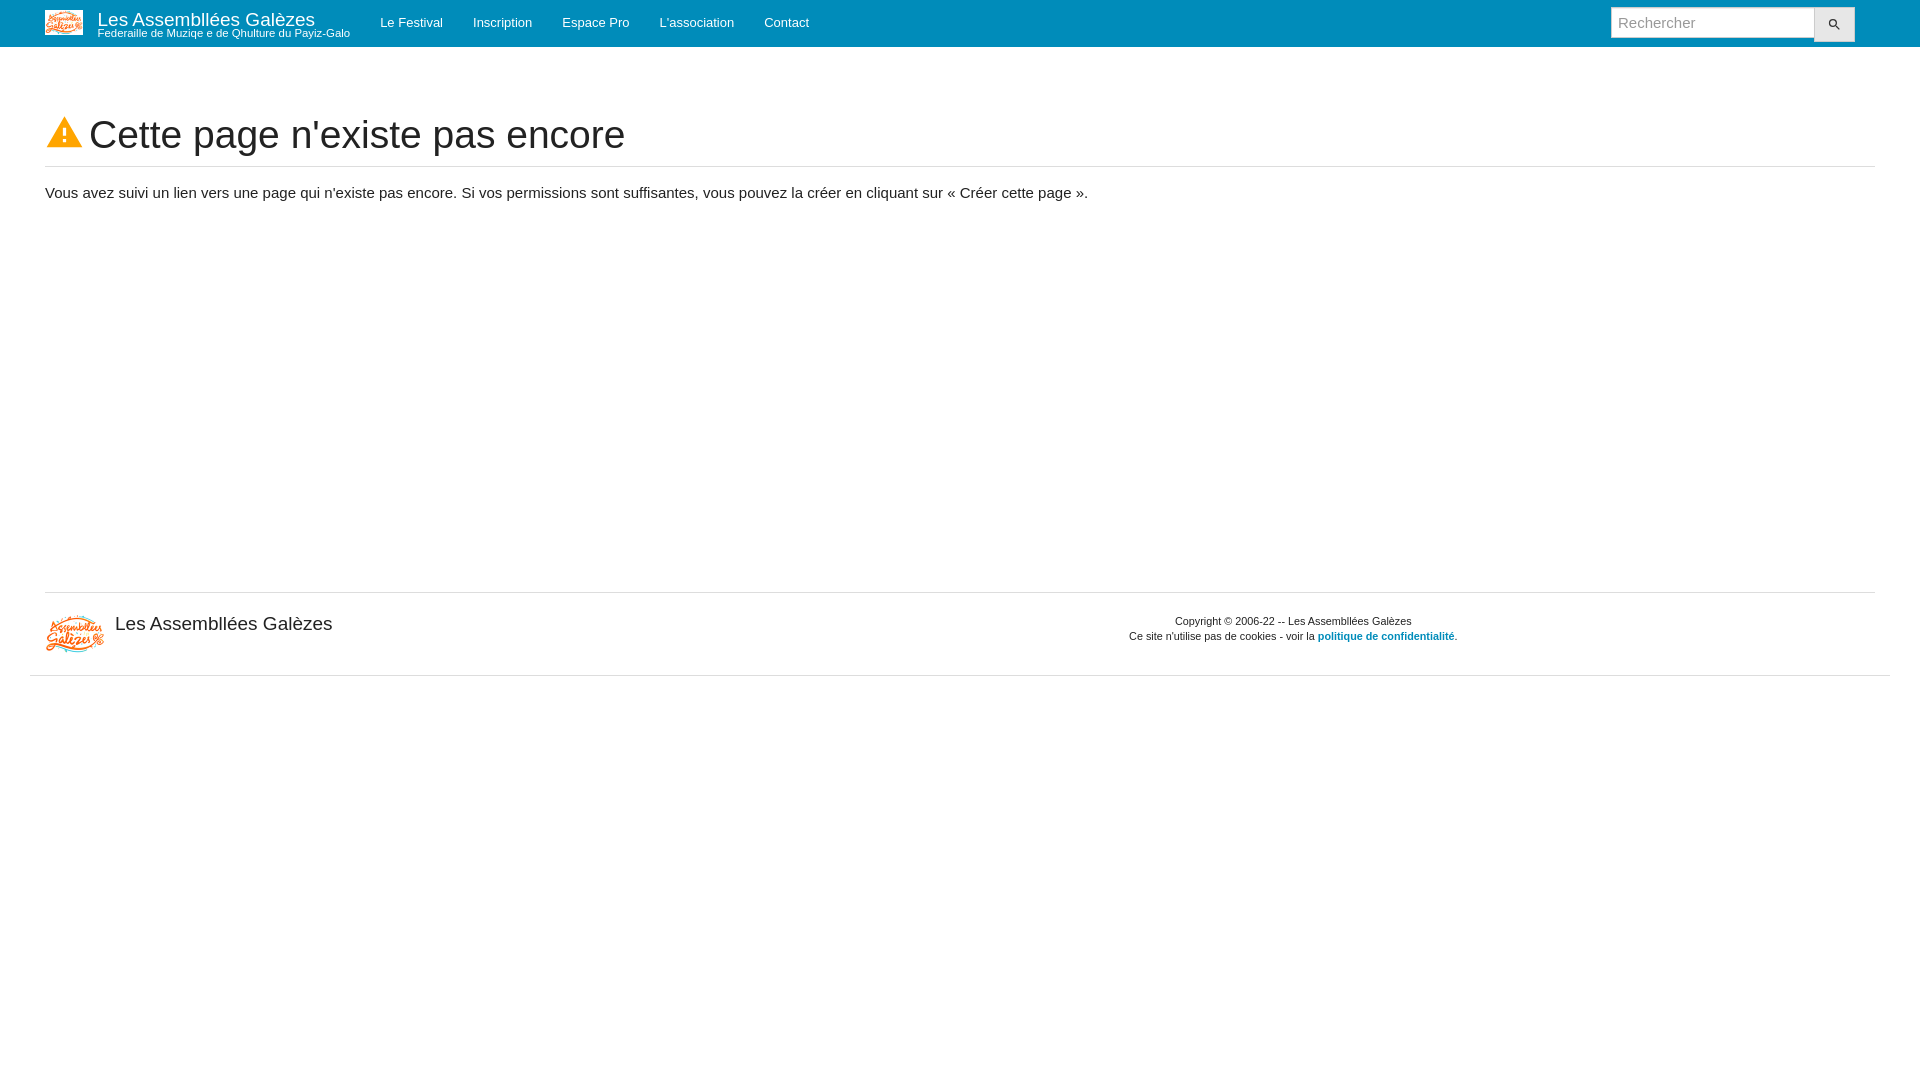 Image resolution: width=1920 pixels, height=1080 pixels. I want to click on 'Espace Pro', so click(594, 22).